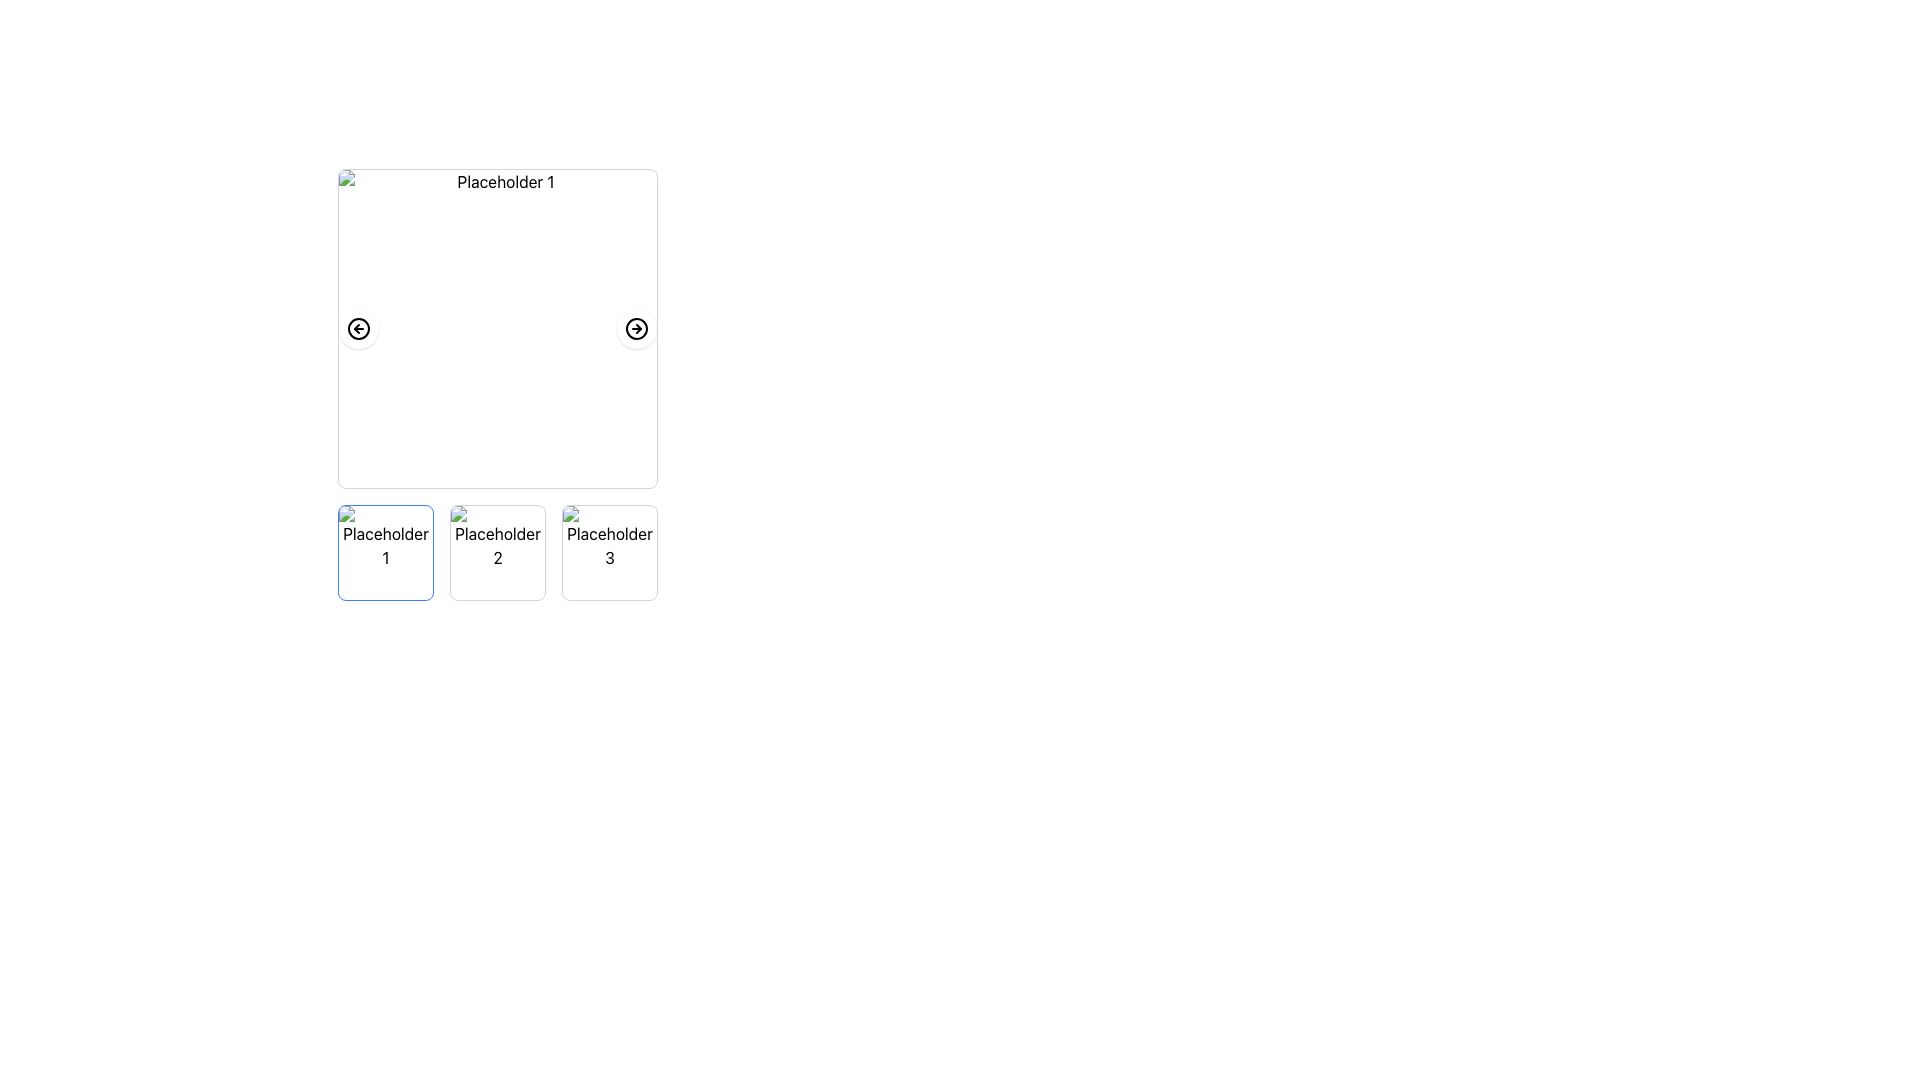  I want to click on the left navigational button of the carousel, which is located on the left side of the item titled 'Placeholder 1', so click(359, 327).